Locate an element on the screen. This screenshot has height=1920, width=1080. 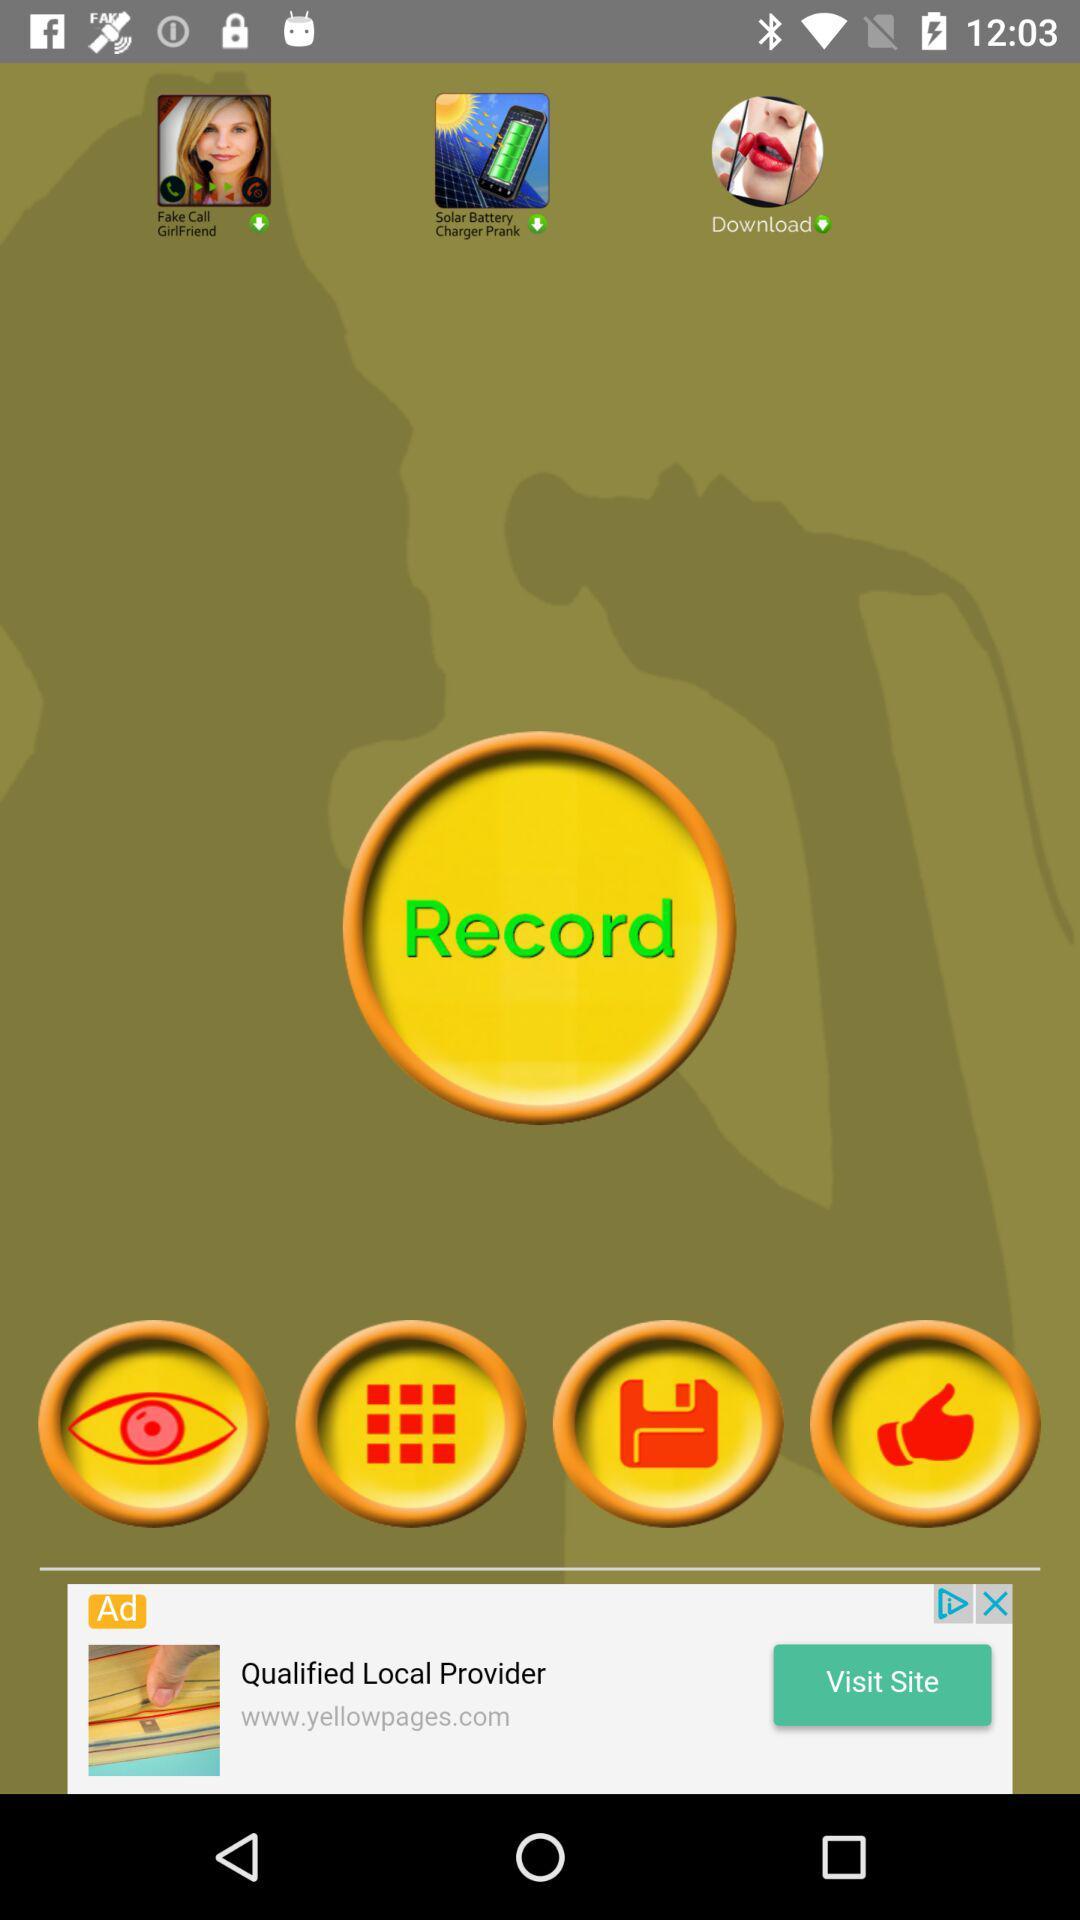
search command is located at coordinates (152, 1422).